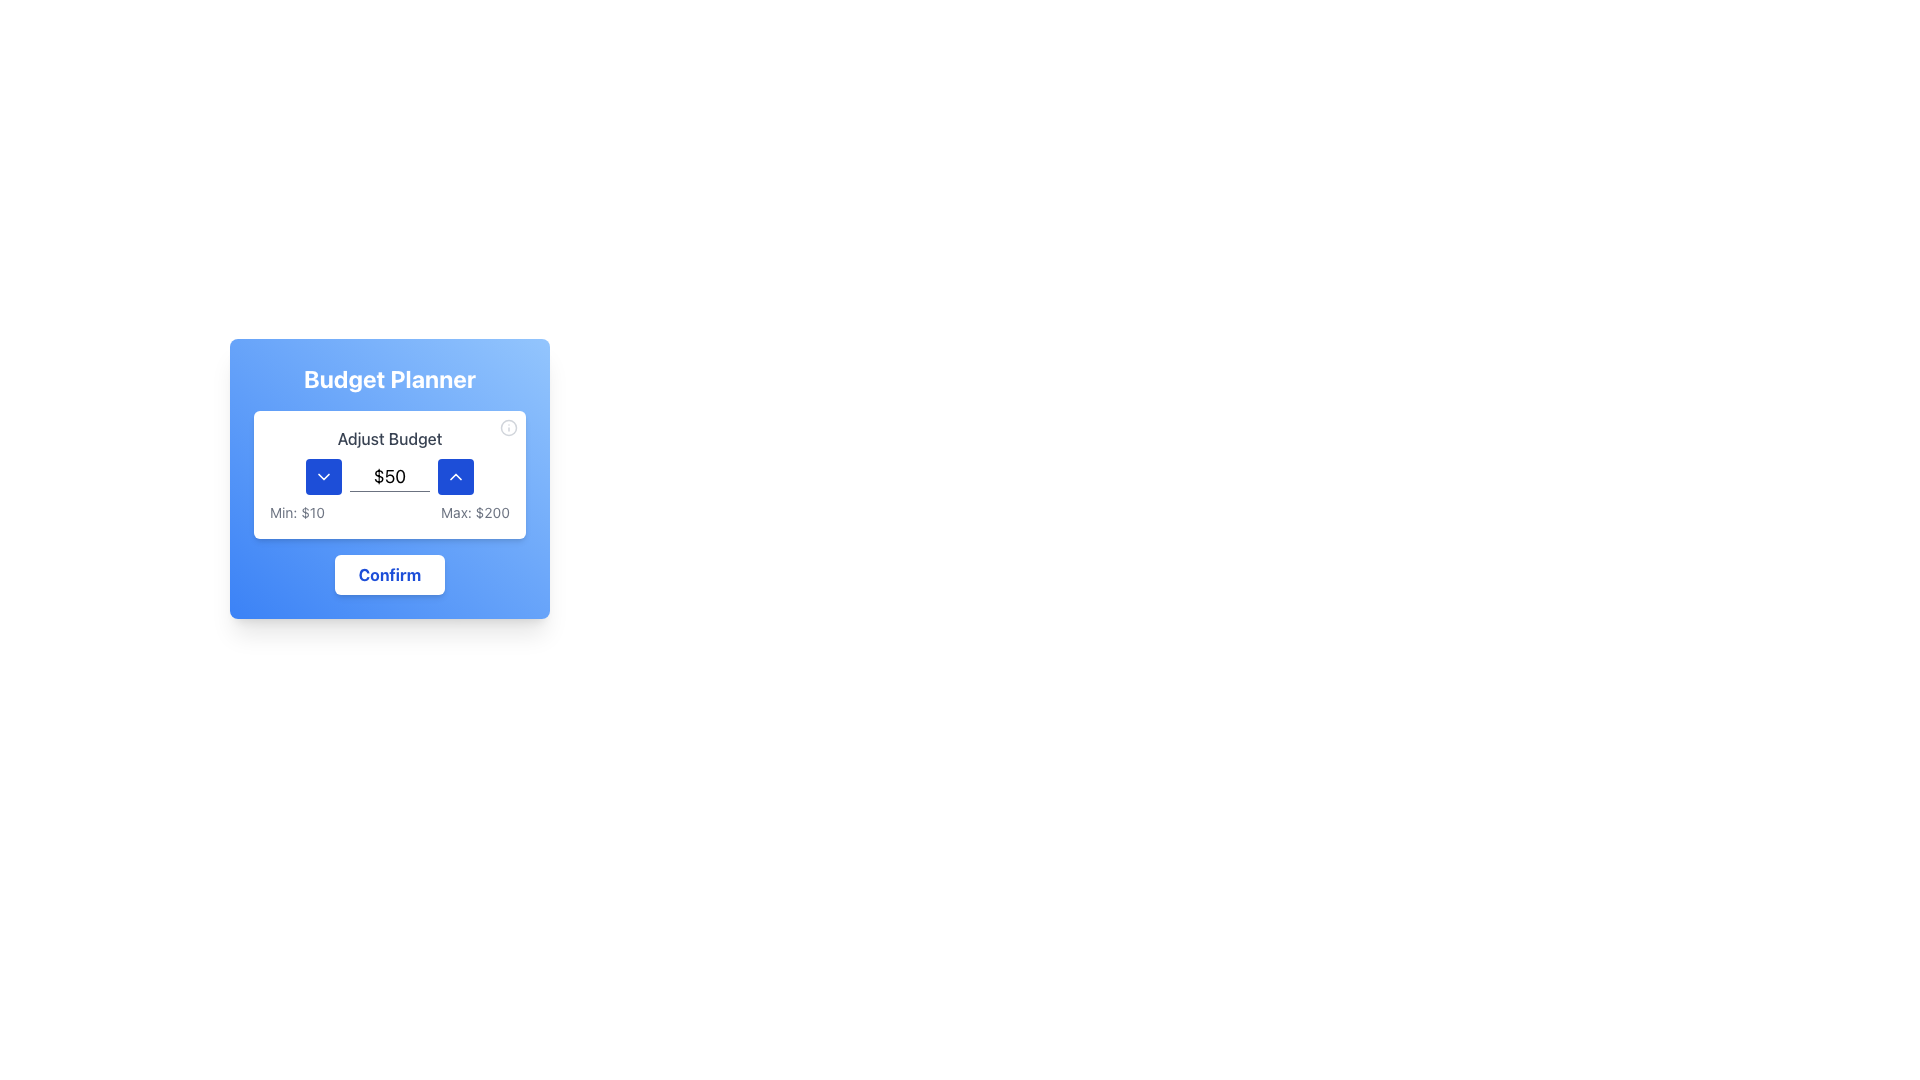 This screenshot has width=1920, height=1080. What do you see at coordinates (389, 574) in the screenshot?
I see `the 'Confirm' button at the bottom of the 'Budget Planner' card to observe the hover effects` at bounding box center [389, 574].